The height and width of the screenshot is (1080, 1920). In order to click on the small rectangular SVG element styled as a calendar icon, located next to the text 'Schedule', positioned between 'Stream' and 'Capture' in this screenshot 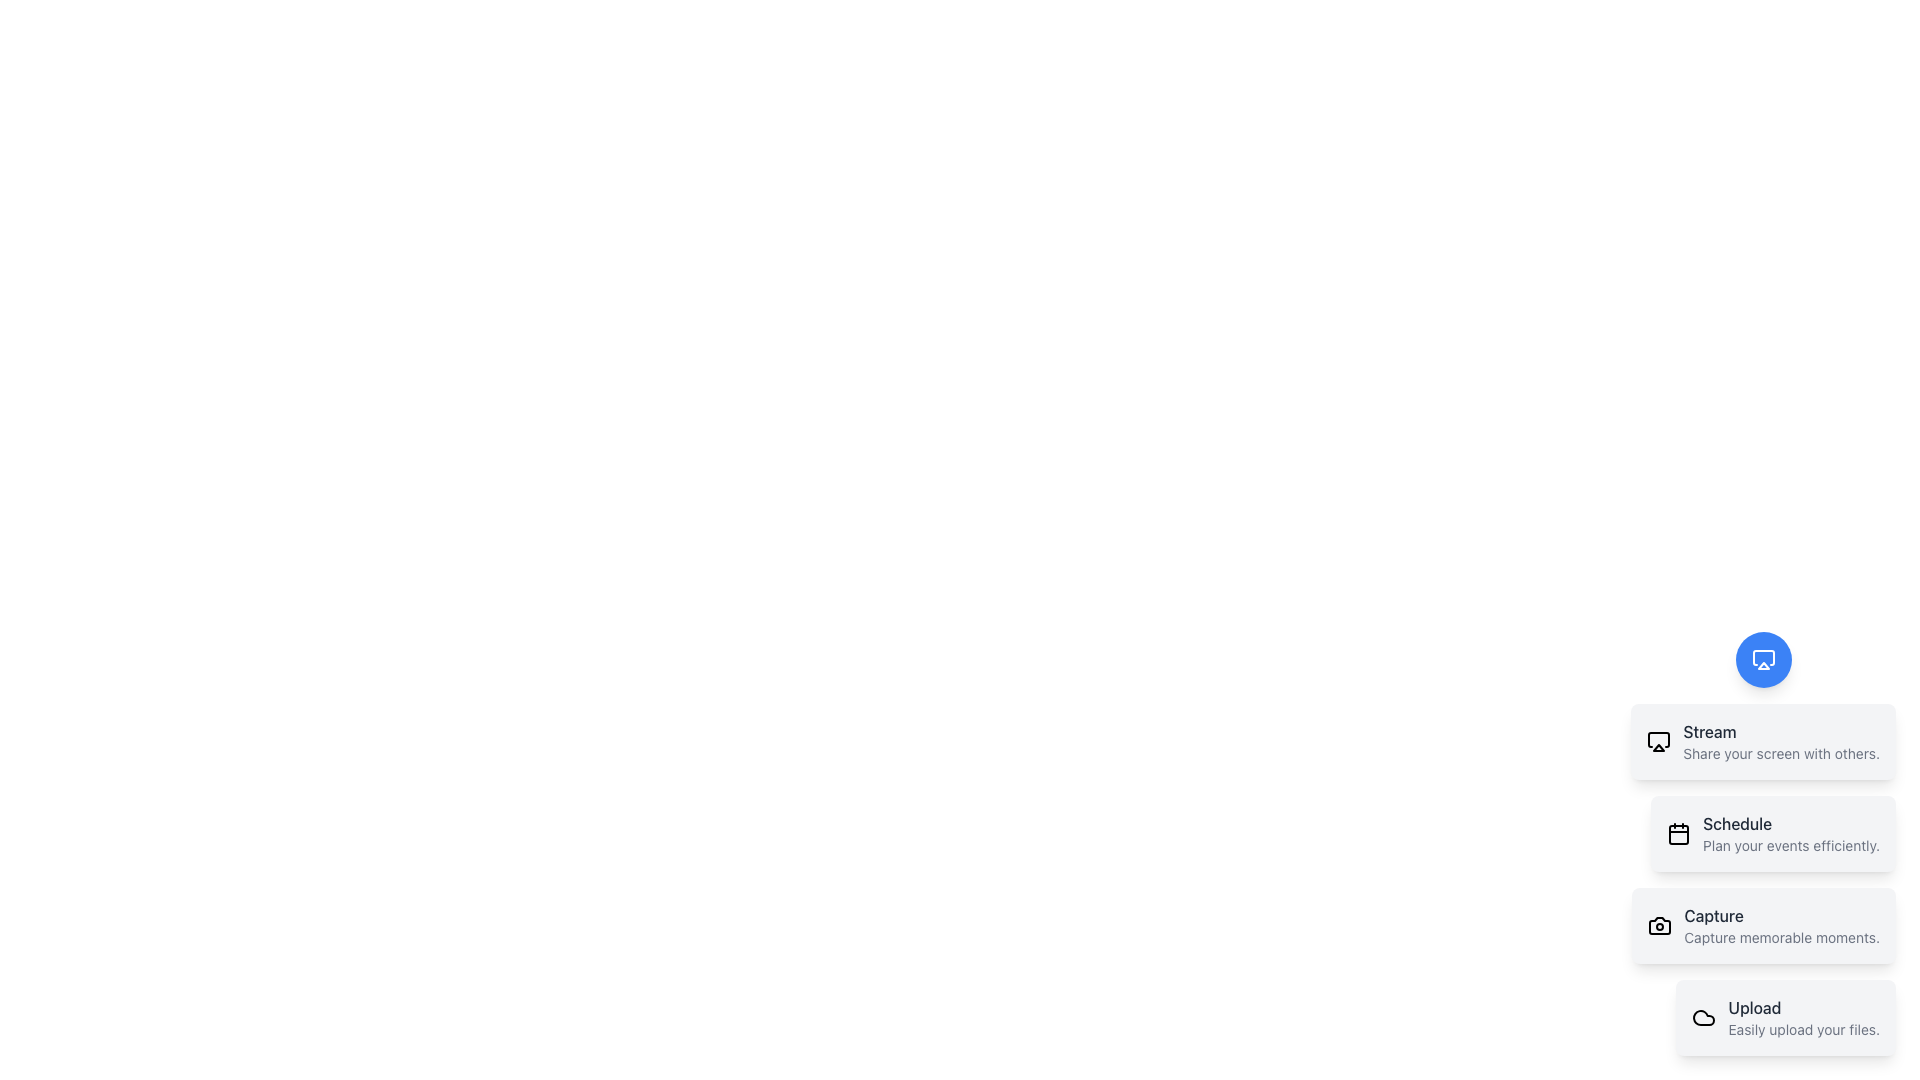, I will do `click(1679, 834)`.